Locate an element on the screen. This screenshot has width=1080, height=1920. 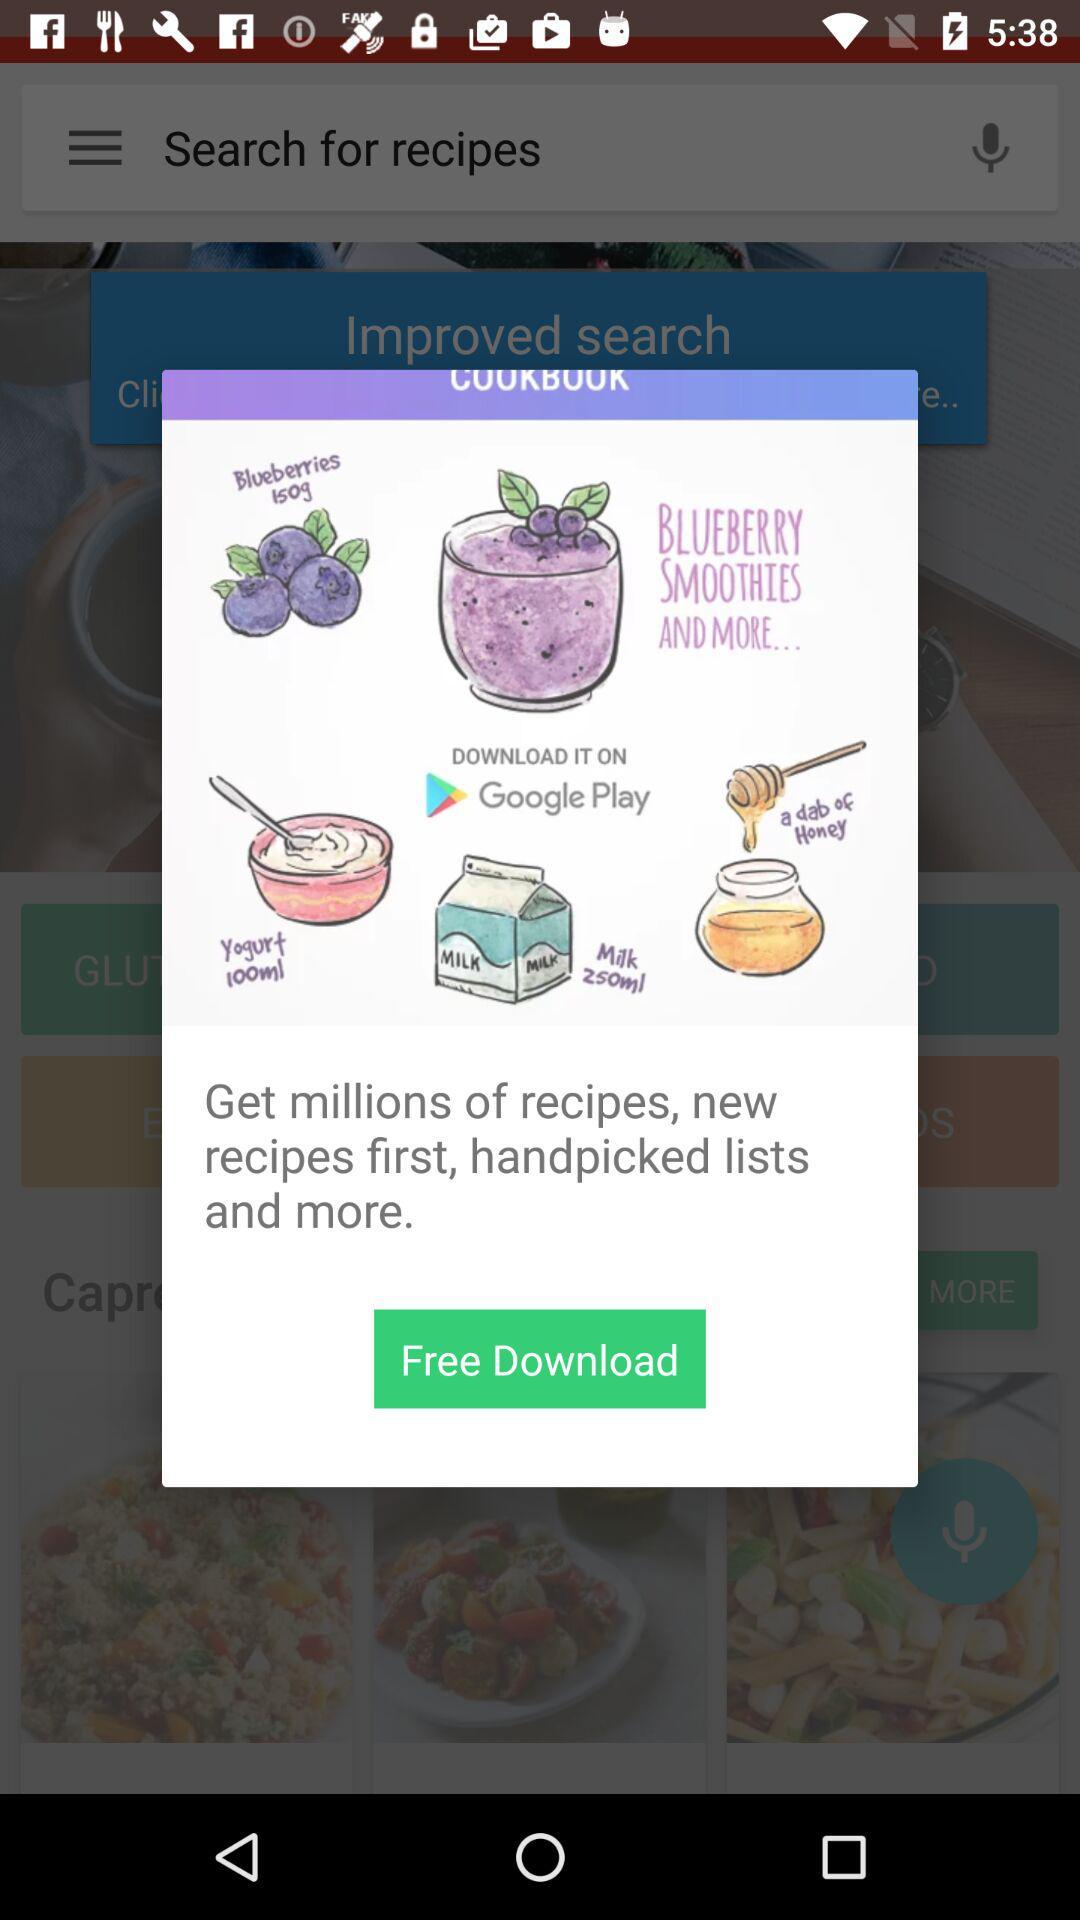
the item below get millions of is located at coordinates (540, 1358).